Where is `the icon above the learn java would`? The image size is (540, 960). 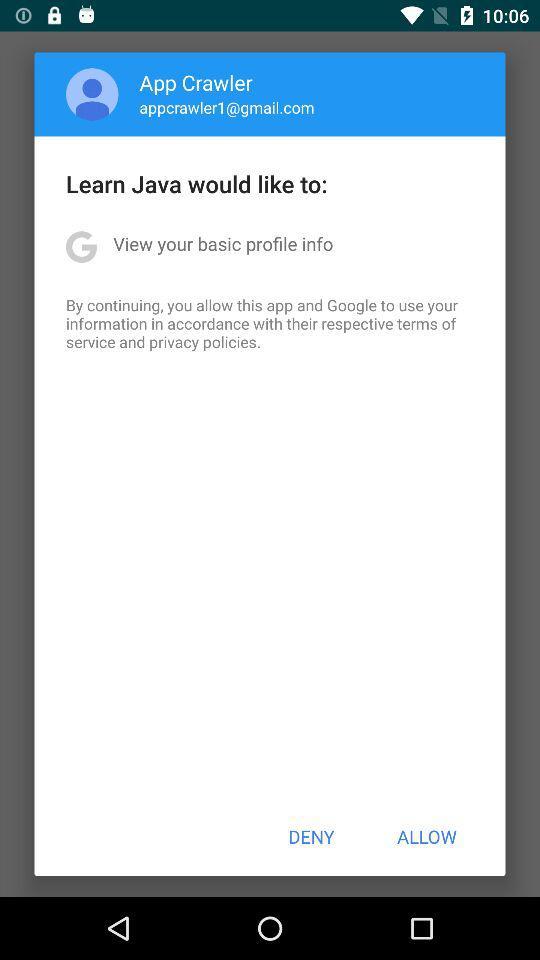 the icon above the learn java would is located at coordinates (226, 107).